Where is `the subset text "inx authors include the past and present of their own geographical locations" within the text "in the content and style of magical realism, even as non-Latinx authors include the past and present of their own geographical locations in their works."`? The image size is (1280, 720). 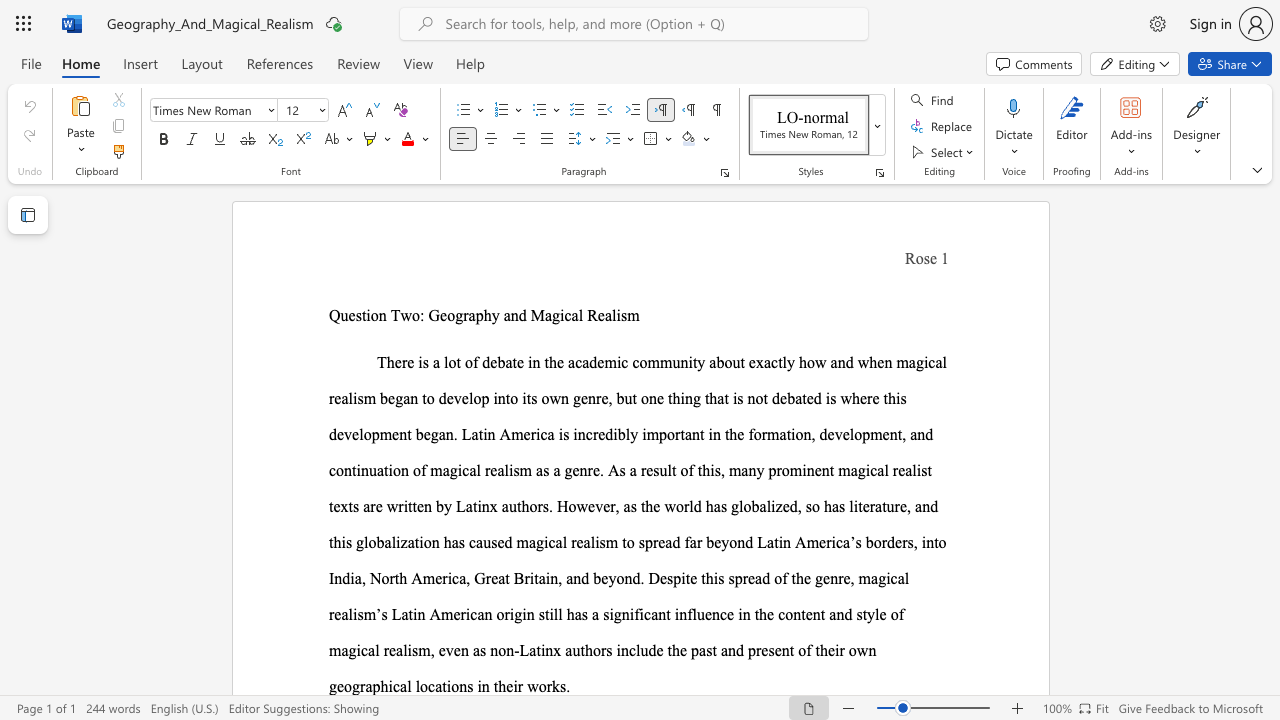
the subset text "inx authors include the past and present of their own geographical locations" within the text "in the content and style of magical realism, even as non-Latinx authors include the past and present of their own geographical locations in their works." is located at coordinates (540, 650).